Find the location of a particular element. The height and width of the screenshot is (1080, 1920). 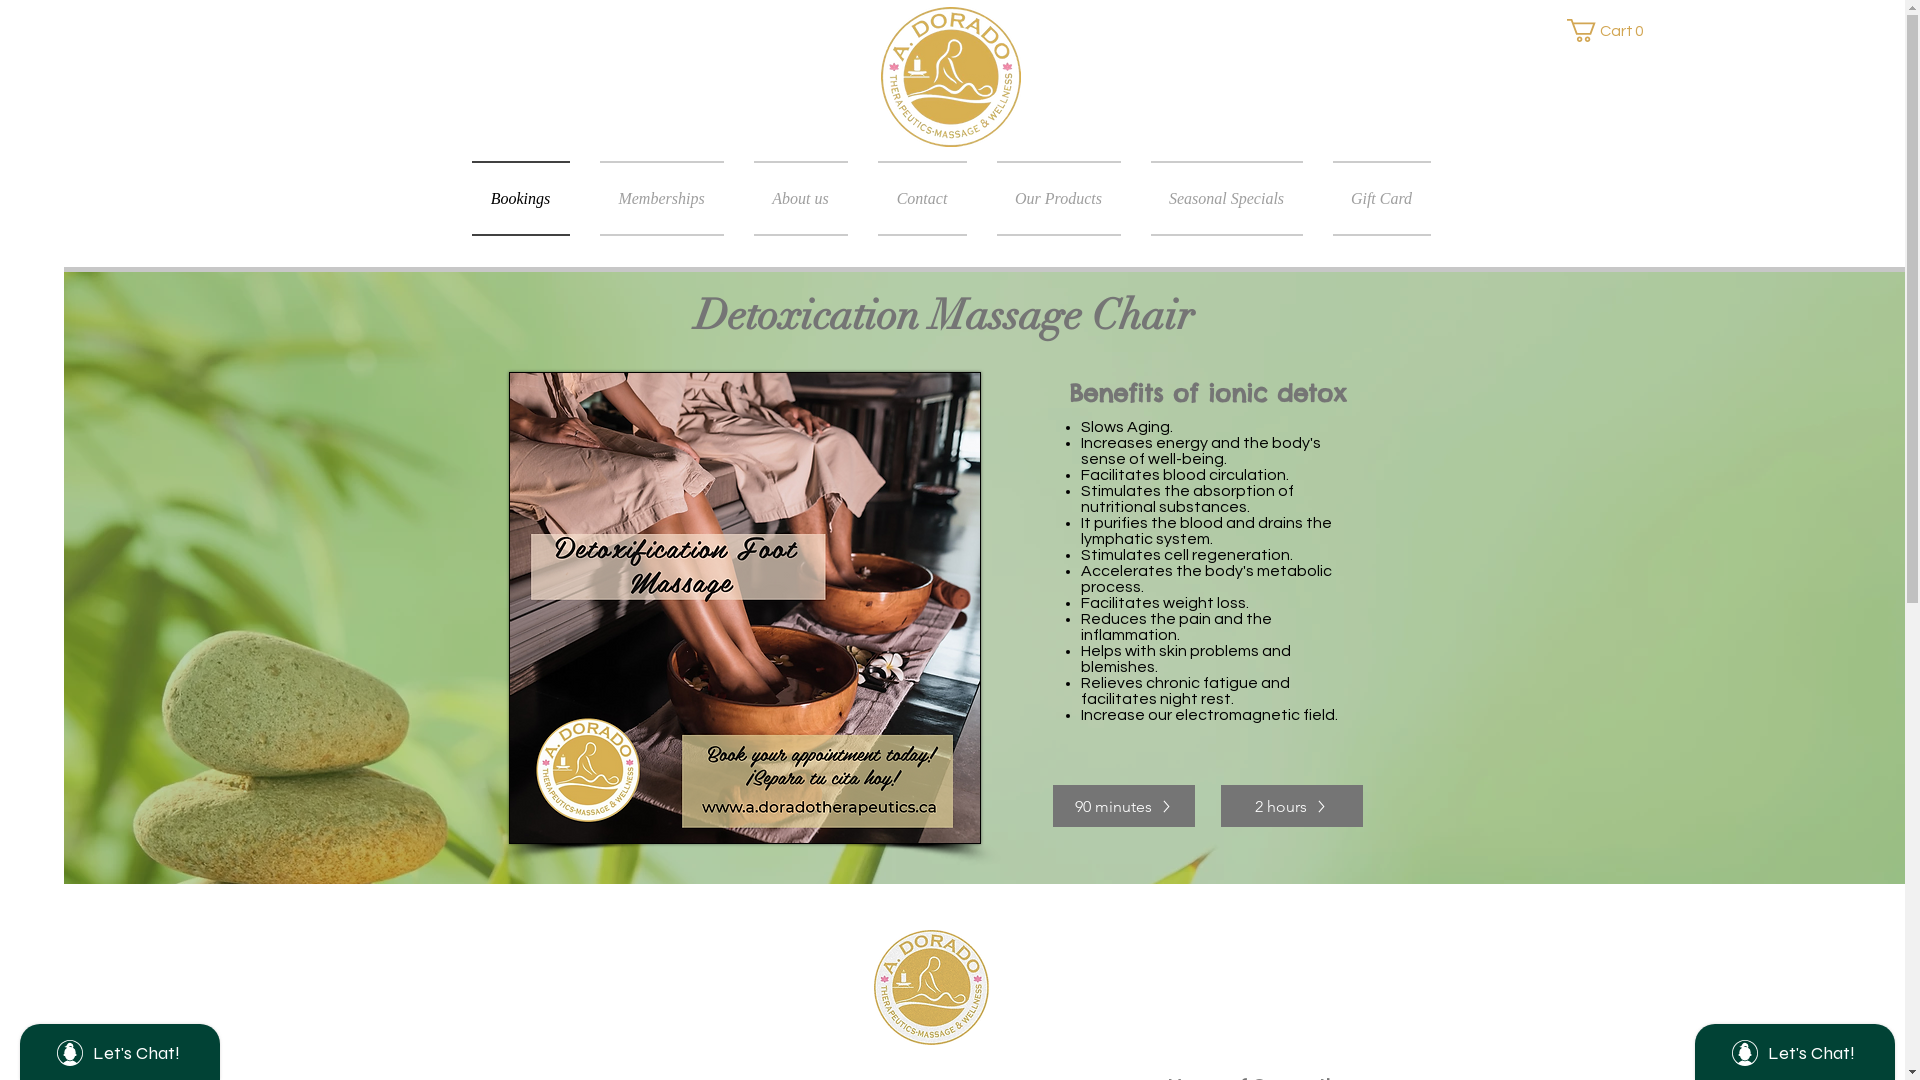

'Our Products' is located at coordinates (1058, 198).